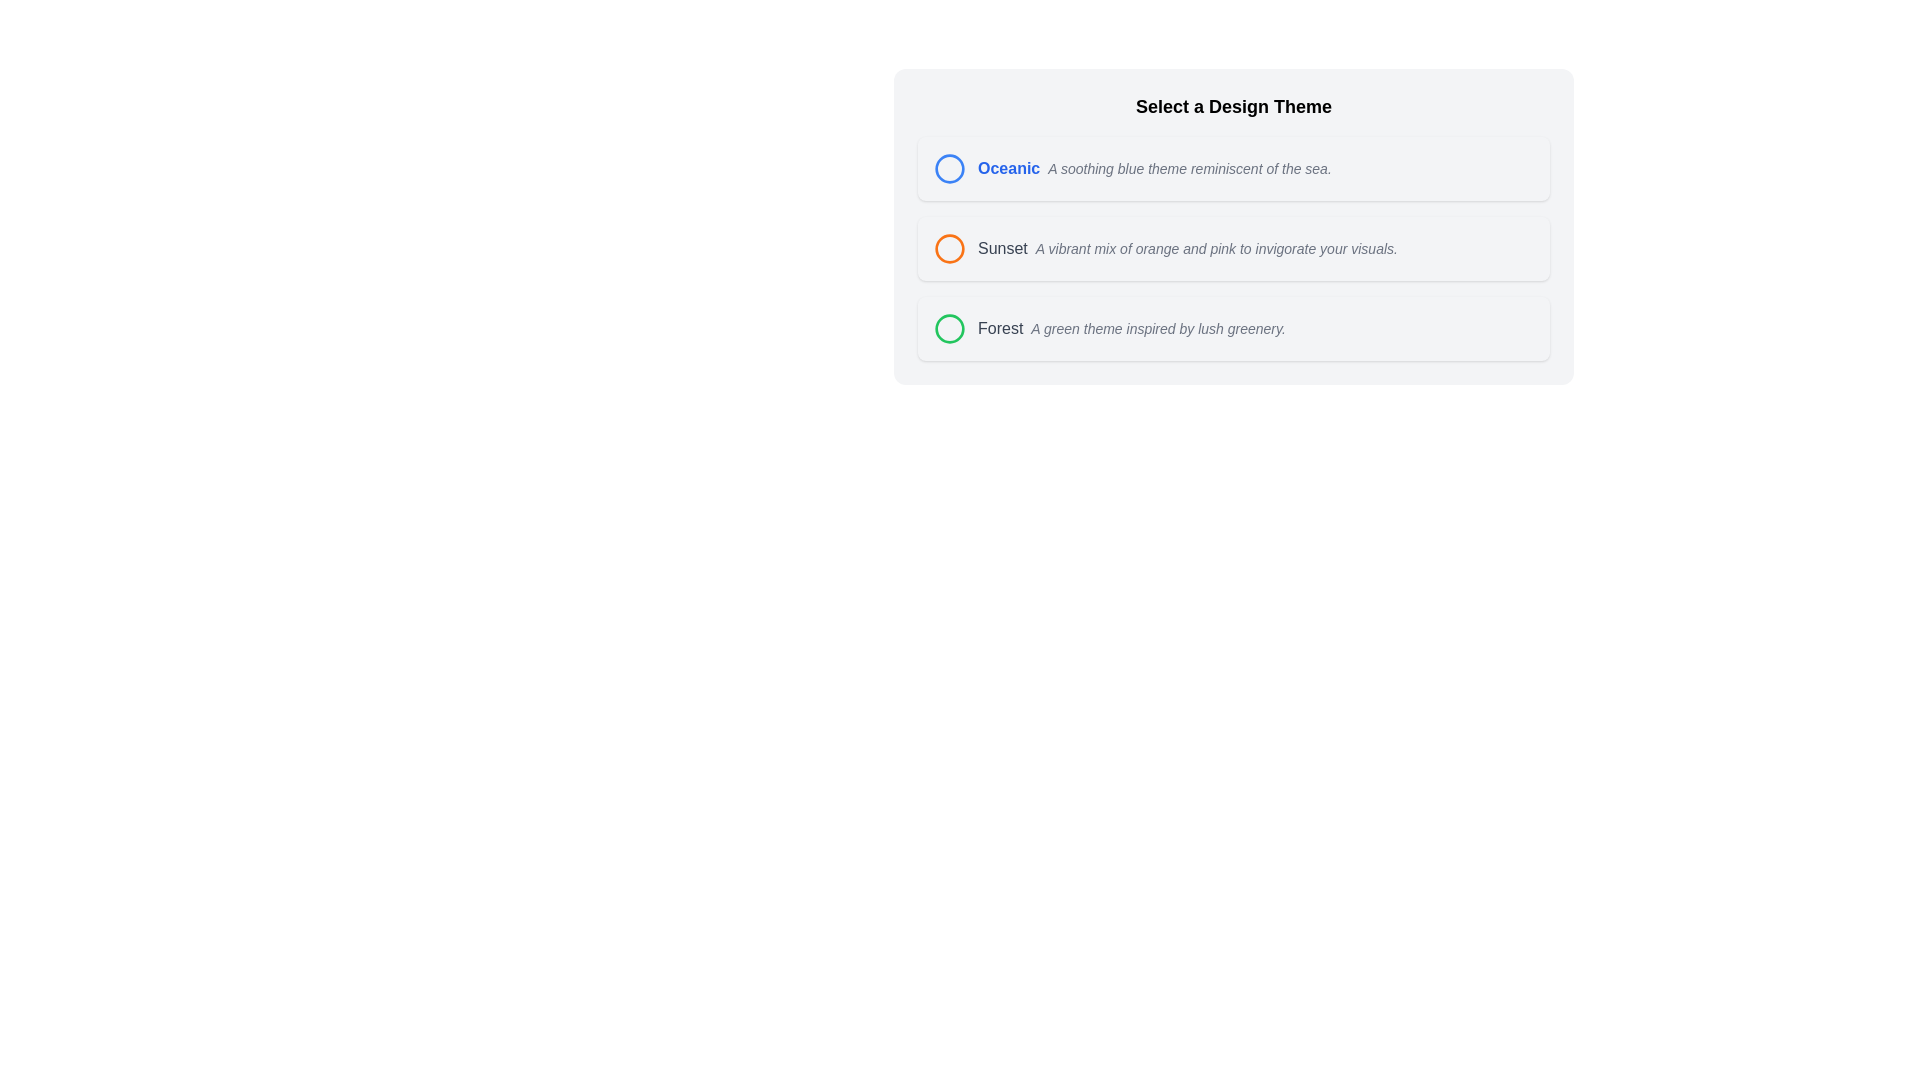 The image size is (1920, 1080). I want to click on the descriptive text label associated with the 'Forest' theme option, which is positioned immediately to the right of the 'Forest' label and underneath a green circular icon, so click(1158, 327).